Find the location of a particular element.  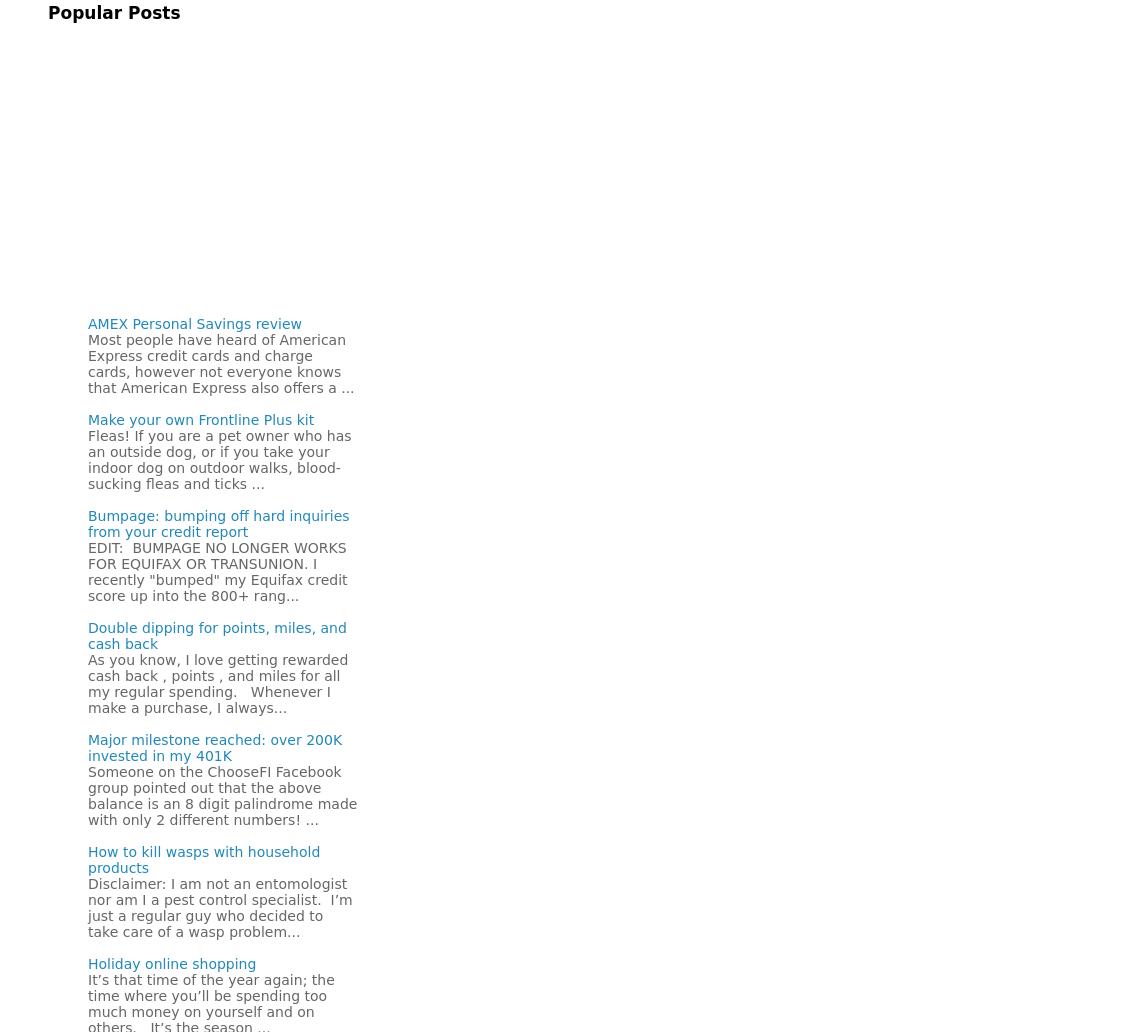

'Holiday online shopping' is located at coordinates (171, 962).